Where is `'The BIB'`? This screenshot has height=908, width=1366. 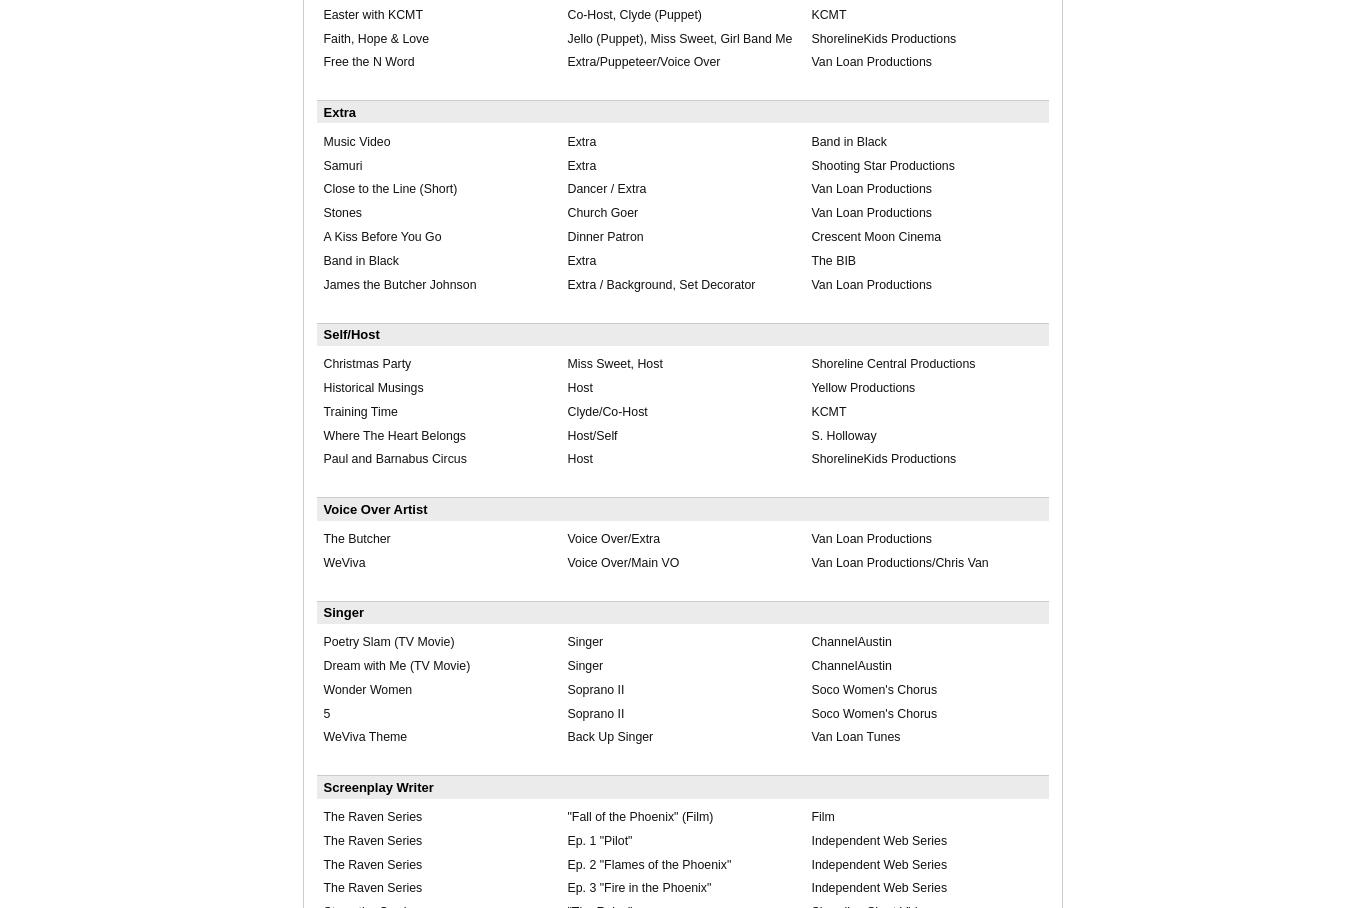
'The BIB' is located at coordinates (809, 258).